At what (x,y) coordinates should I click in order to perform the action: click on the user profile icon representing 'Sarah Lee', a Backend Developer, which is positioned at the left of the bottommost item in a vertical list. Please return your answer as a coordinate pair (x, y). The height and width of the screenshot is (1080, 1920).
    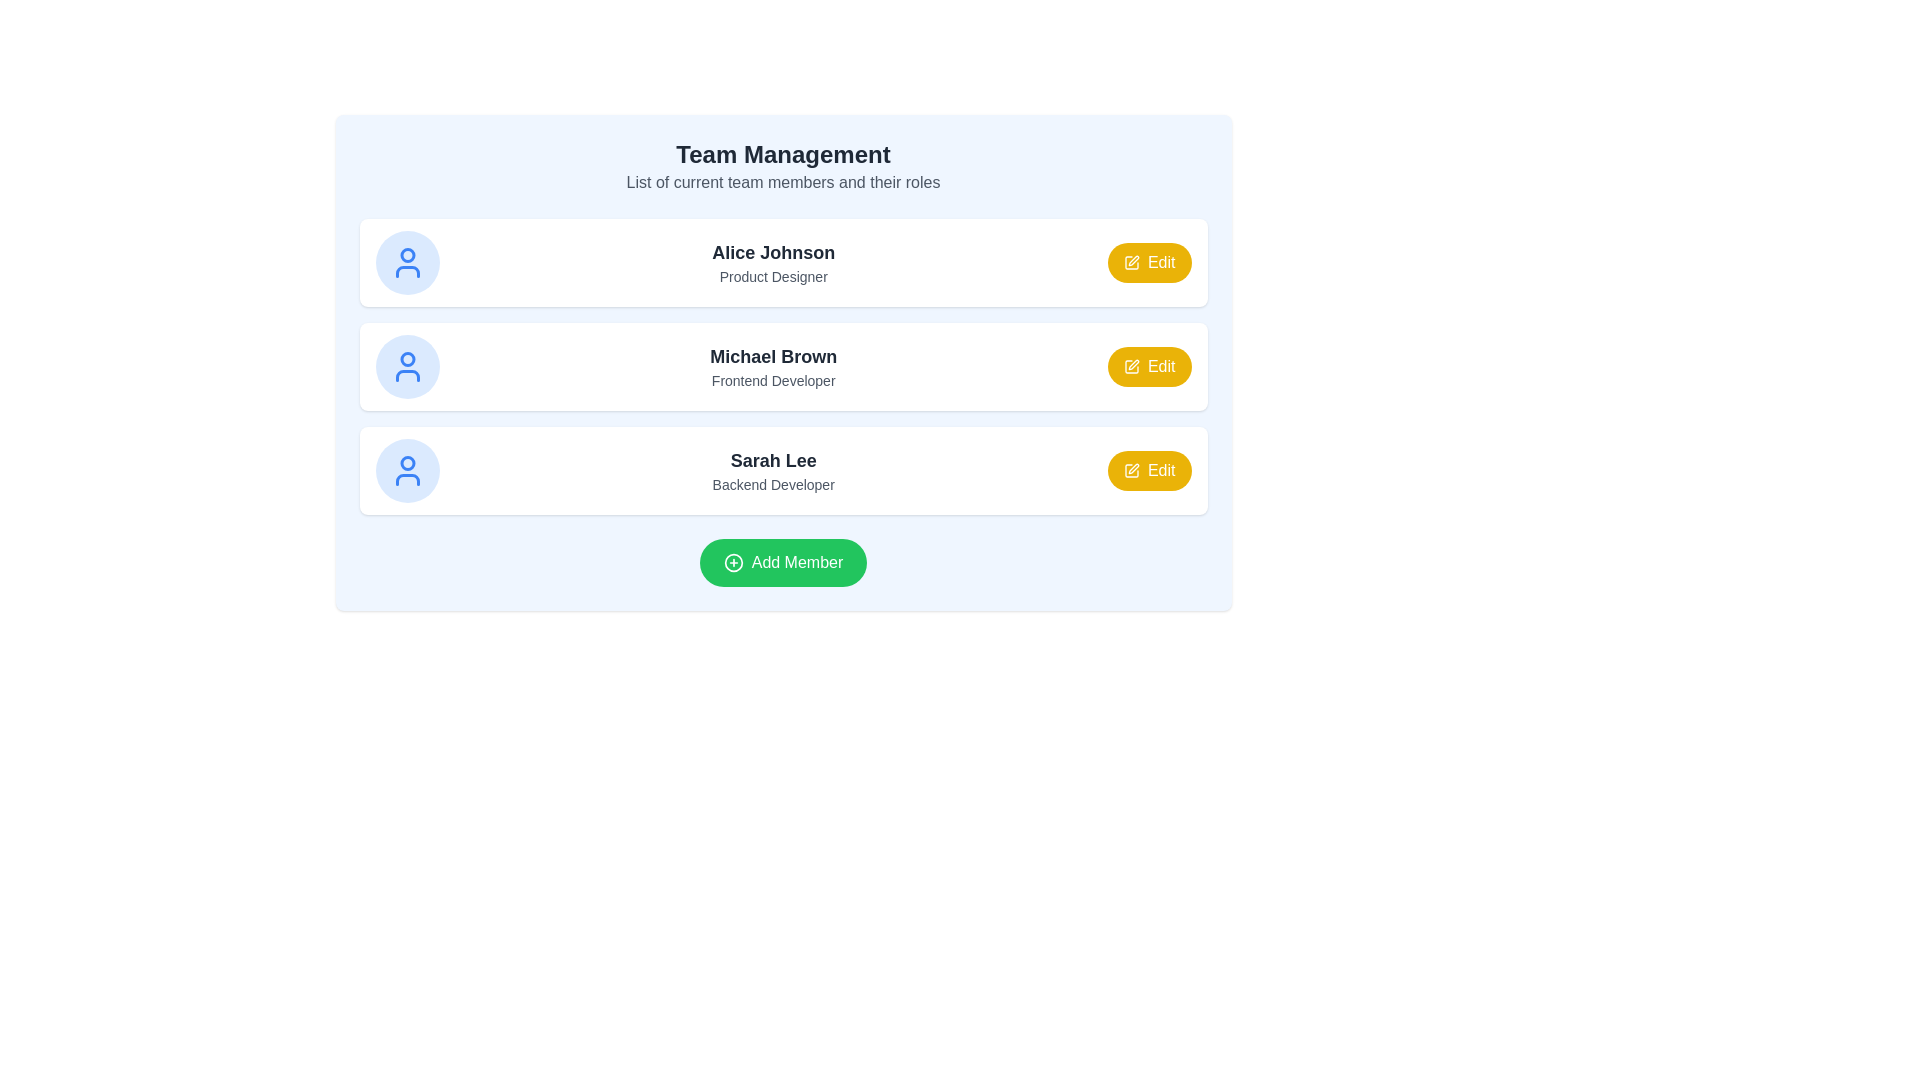
    Looking at the image, I should click on (406, 470).